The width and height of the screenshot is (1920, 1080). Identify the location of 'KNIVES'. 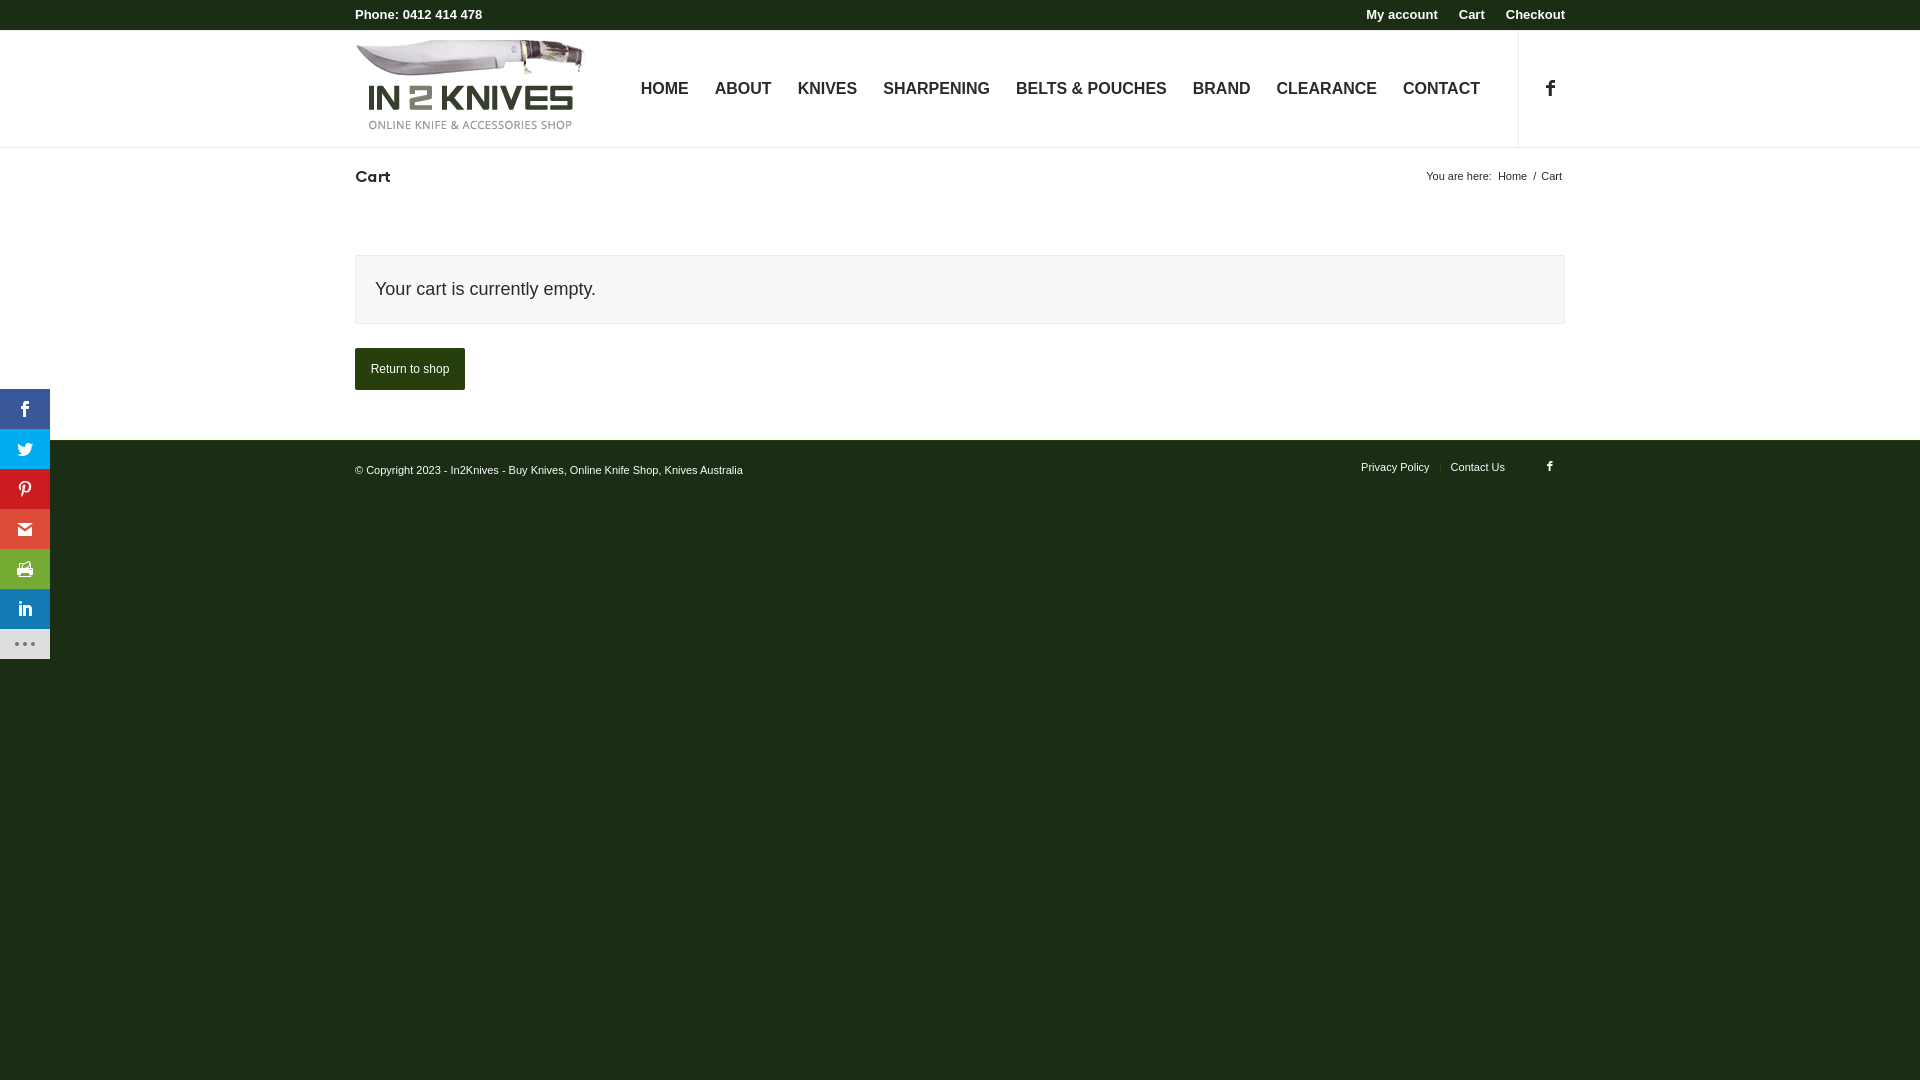
(784, 87).